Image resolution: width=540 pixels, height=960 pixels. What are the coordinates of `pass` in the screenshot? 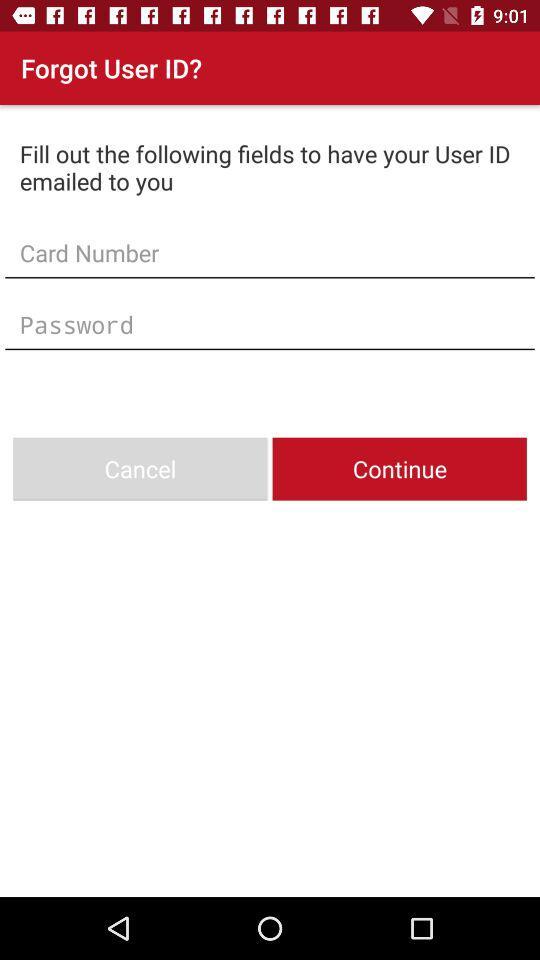 It's located at (270, 324).